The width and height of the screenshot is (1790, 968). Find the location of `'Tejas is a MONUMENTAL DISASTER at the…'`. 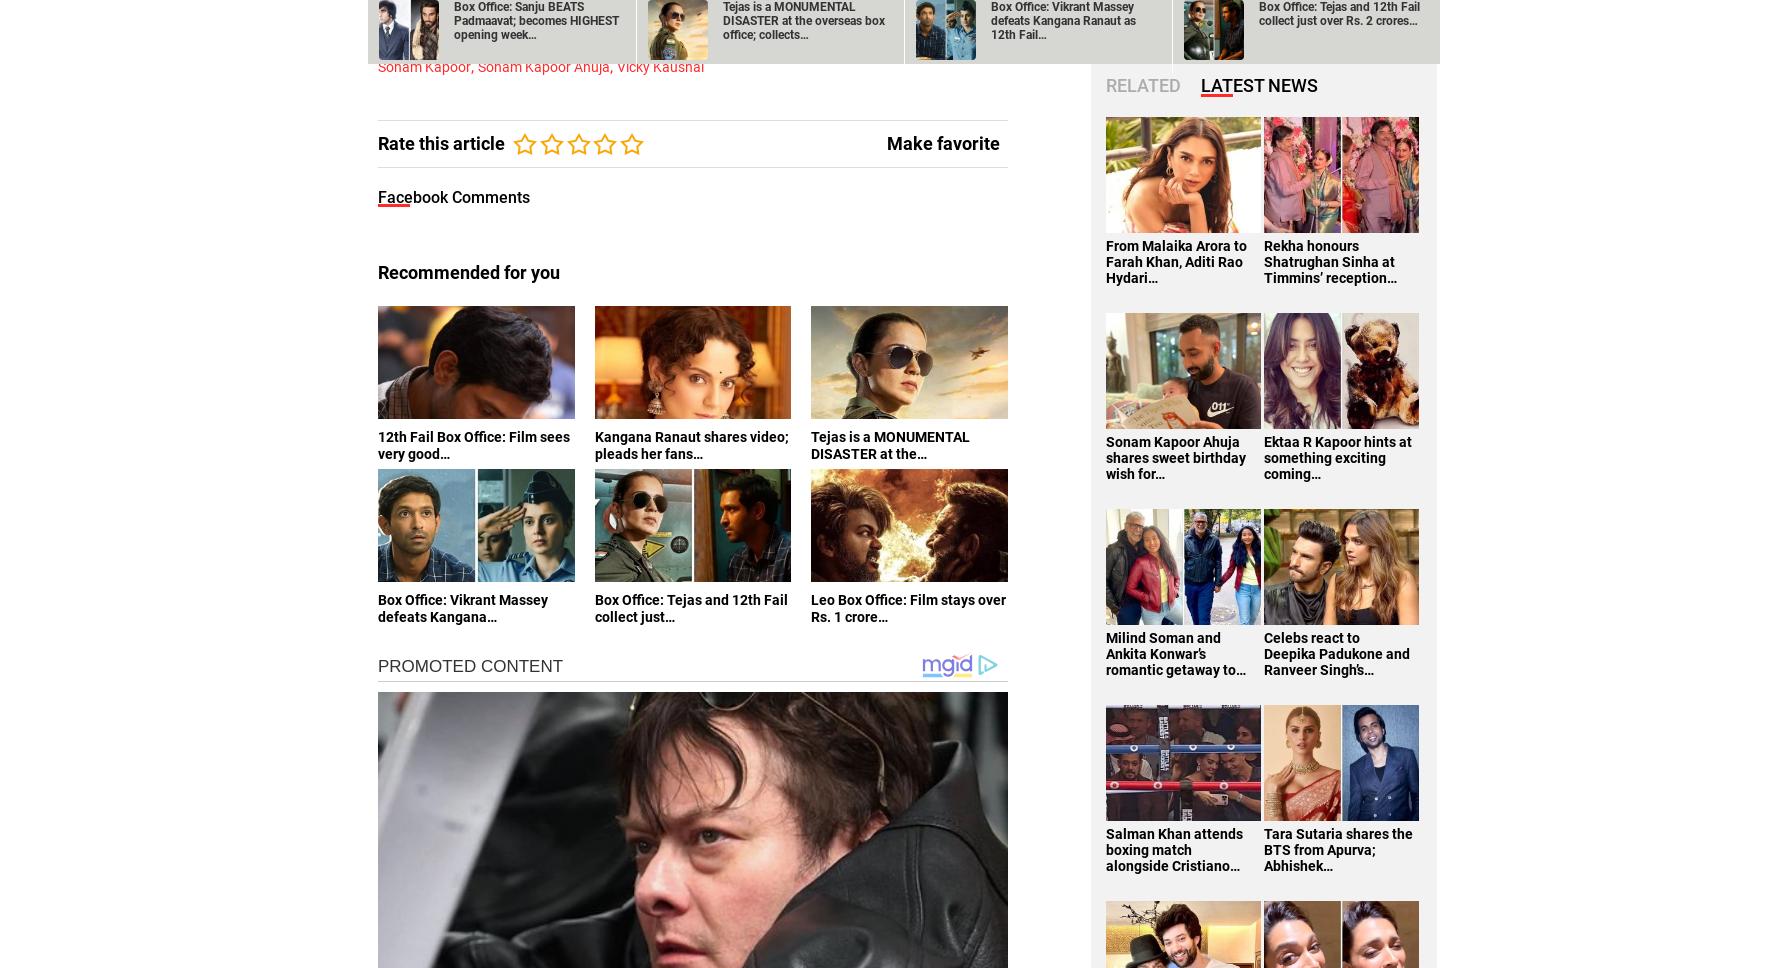

'Tejas is a MONUMENTAL DISASTER at the…' is located at coordinates (889, 444).